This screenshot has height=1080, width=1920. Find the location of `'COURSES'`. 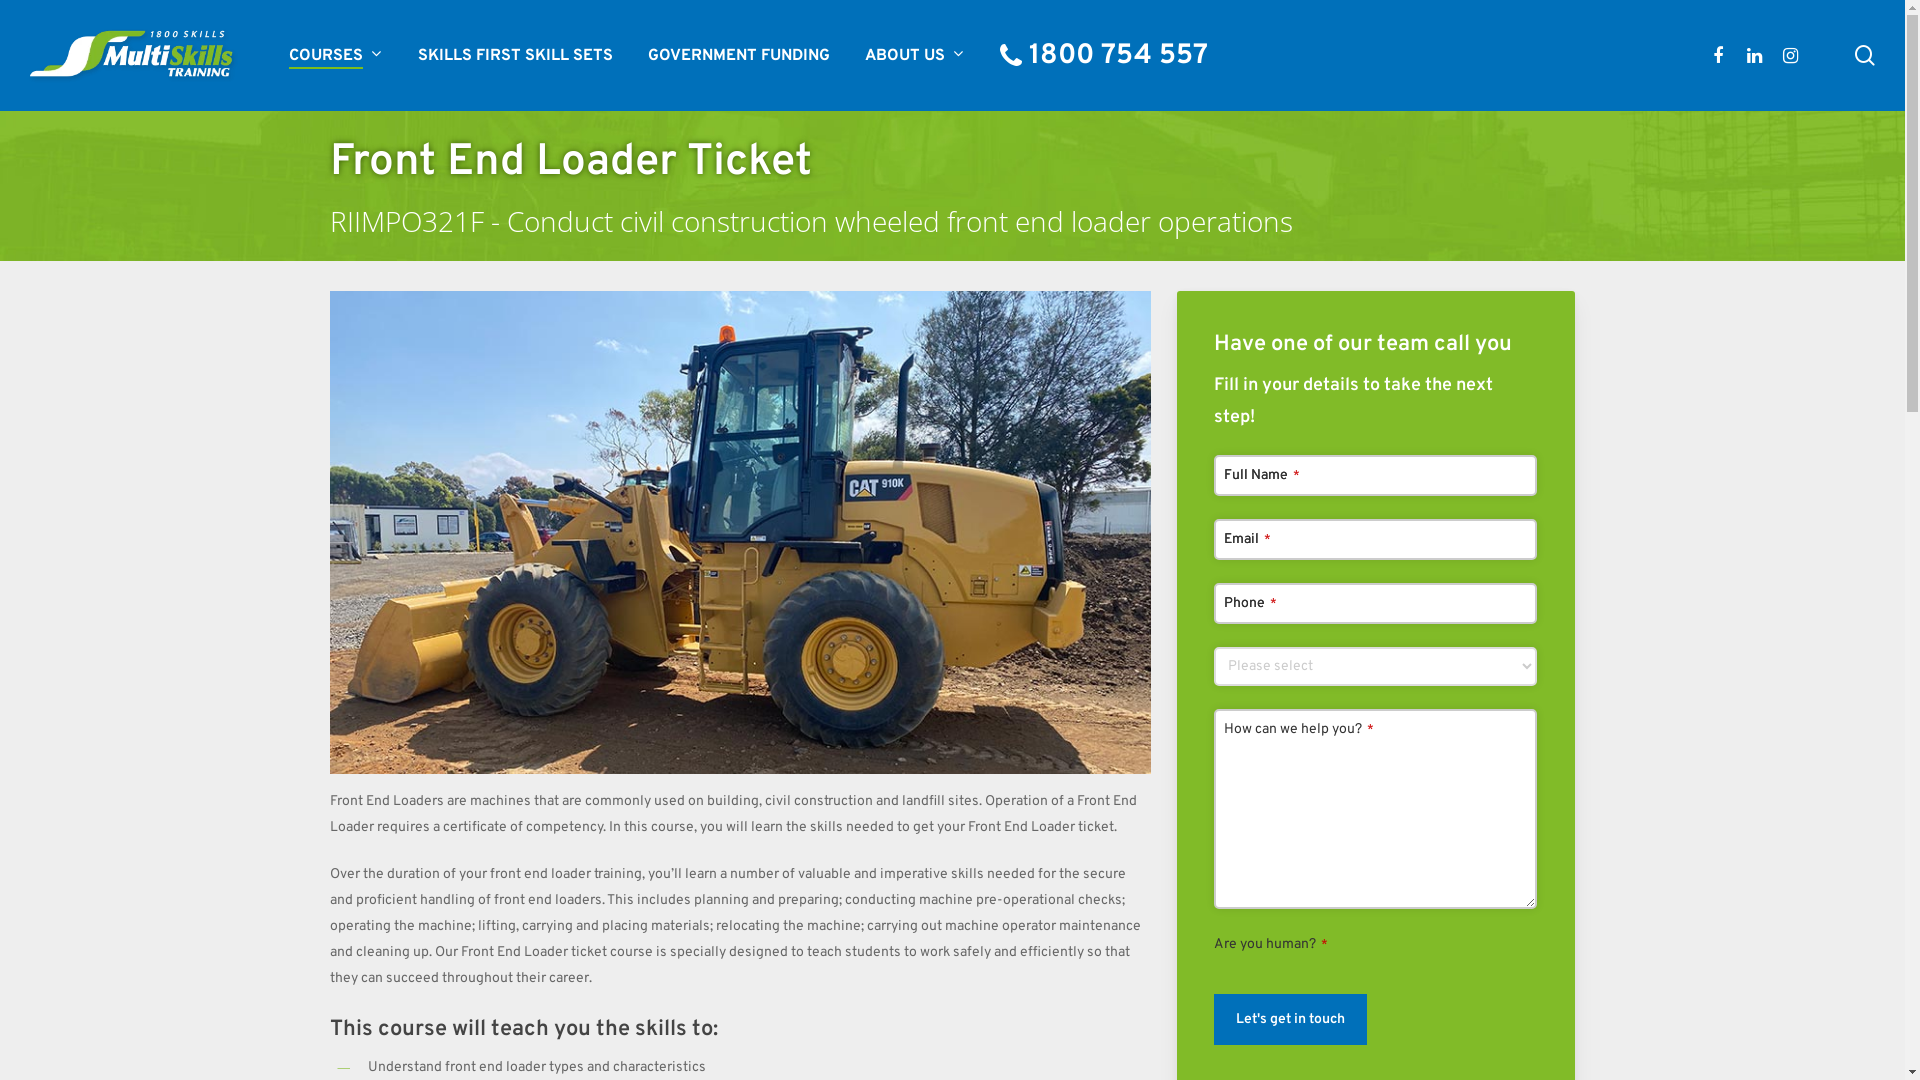

'COURSES' is located at coordinates (336, 53).